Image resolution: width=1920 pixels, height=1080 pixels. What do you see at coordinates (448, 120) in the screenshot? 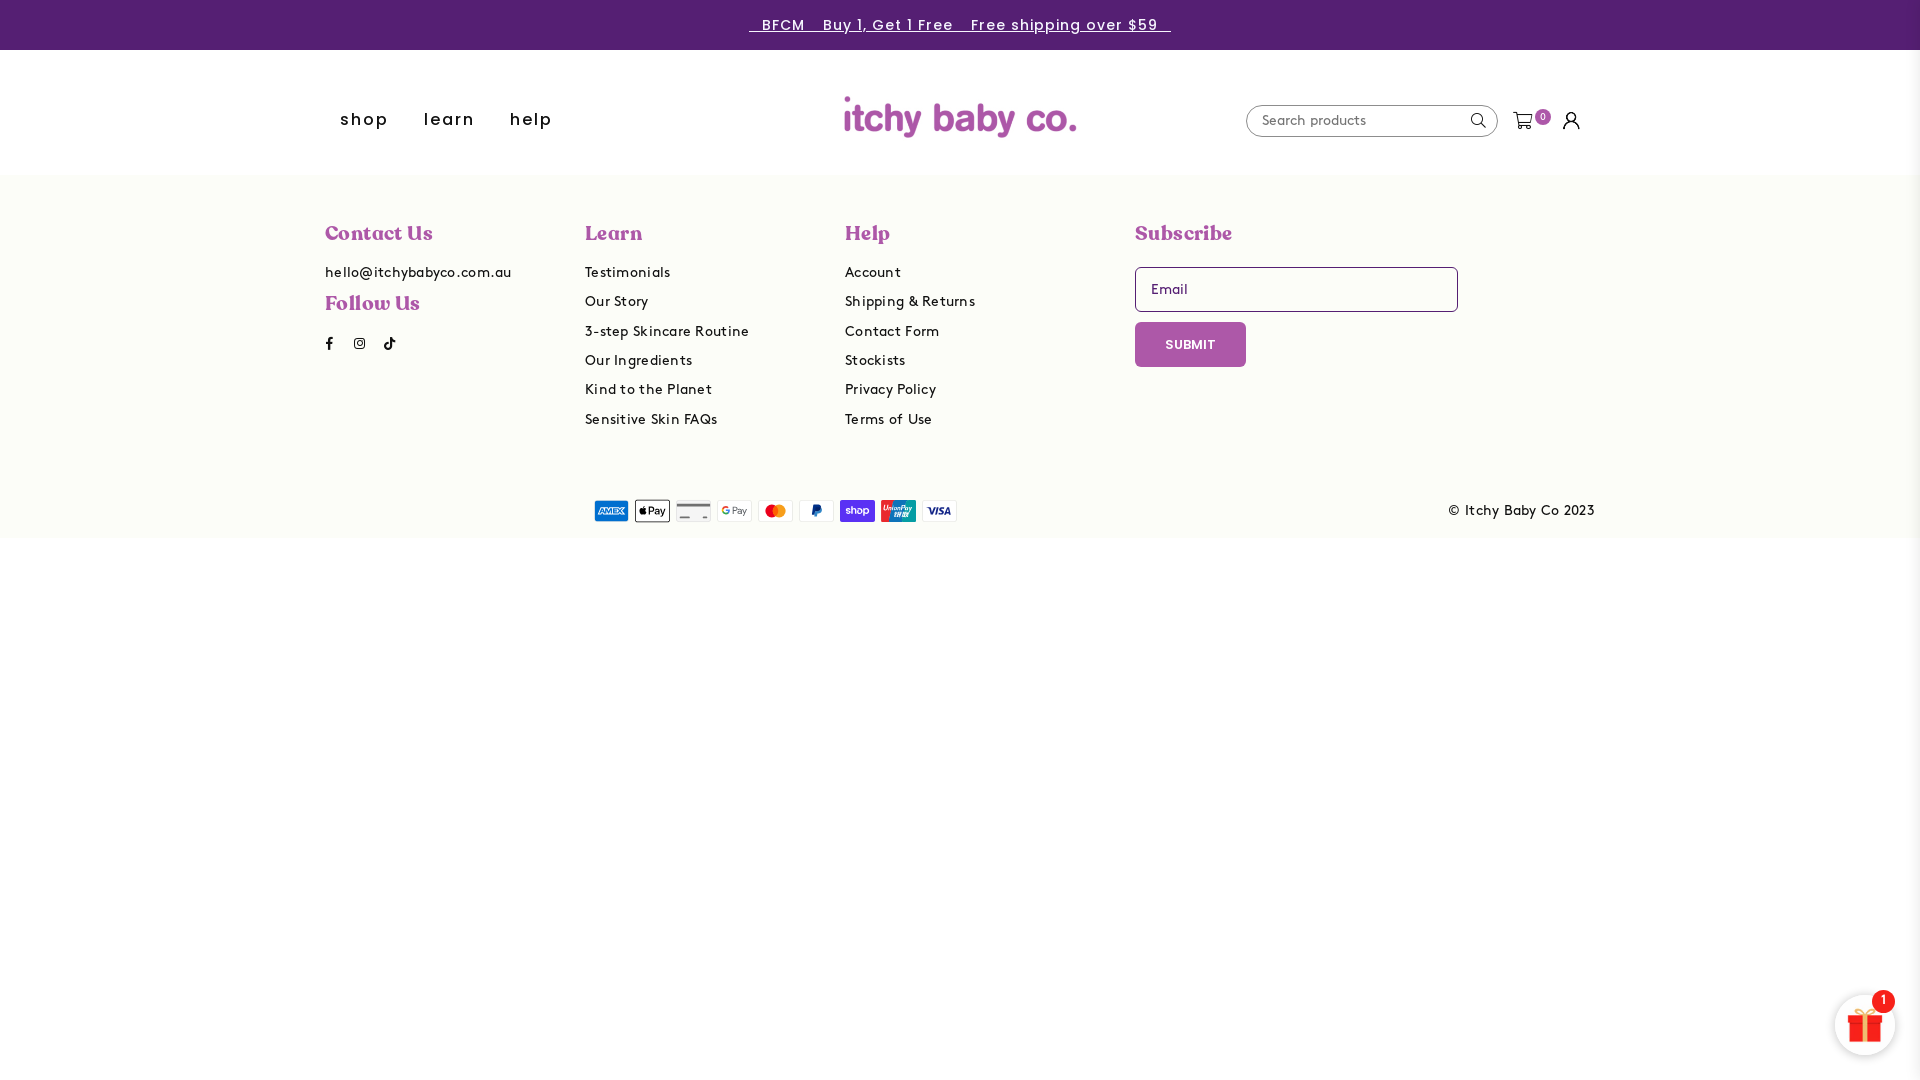
I see `'learn'` at bounding box center [448, 120].